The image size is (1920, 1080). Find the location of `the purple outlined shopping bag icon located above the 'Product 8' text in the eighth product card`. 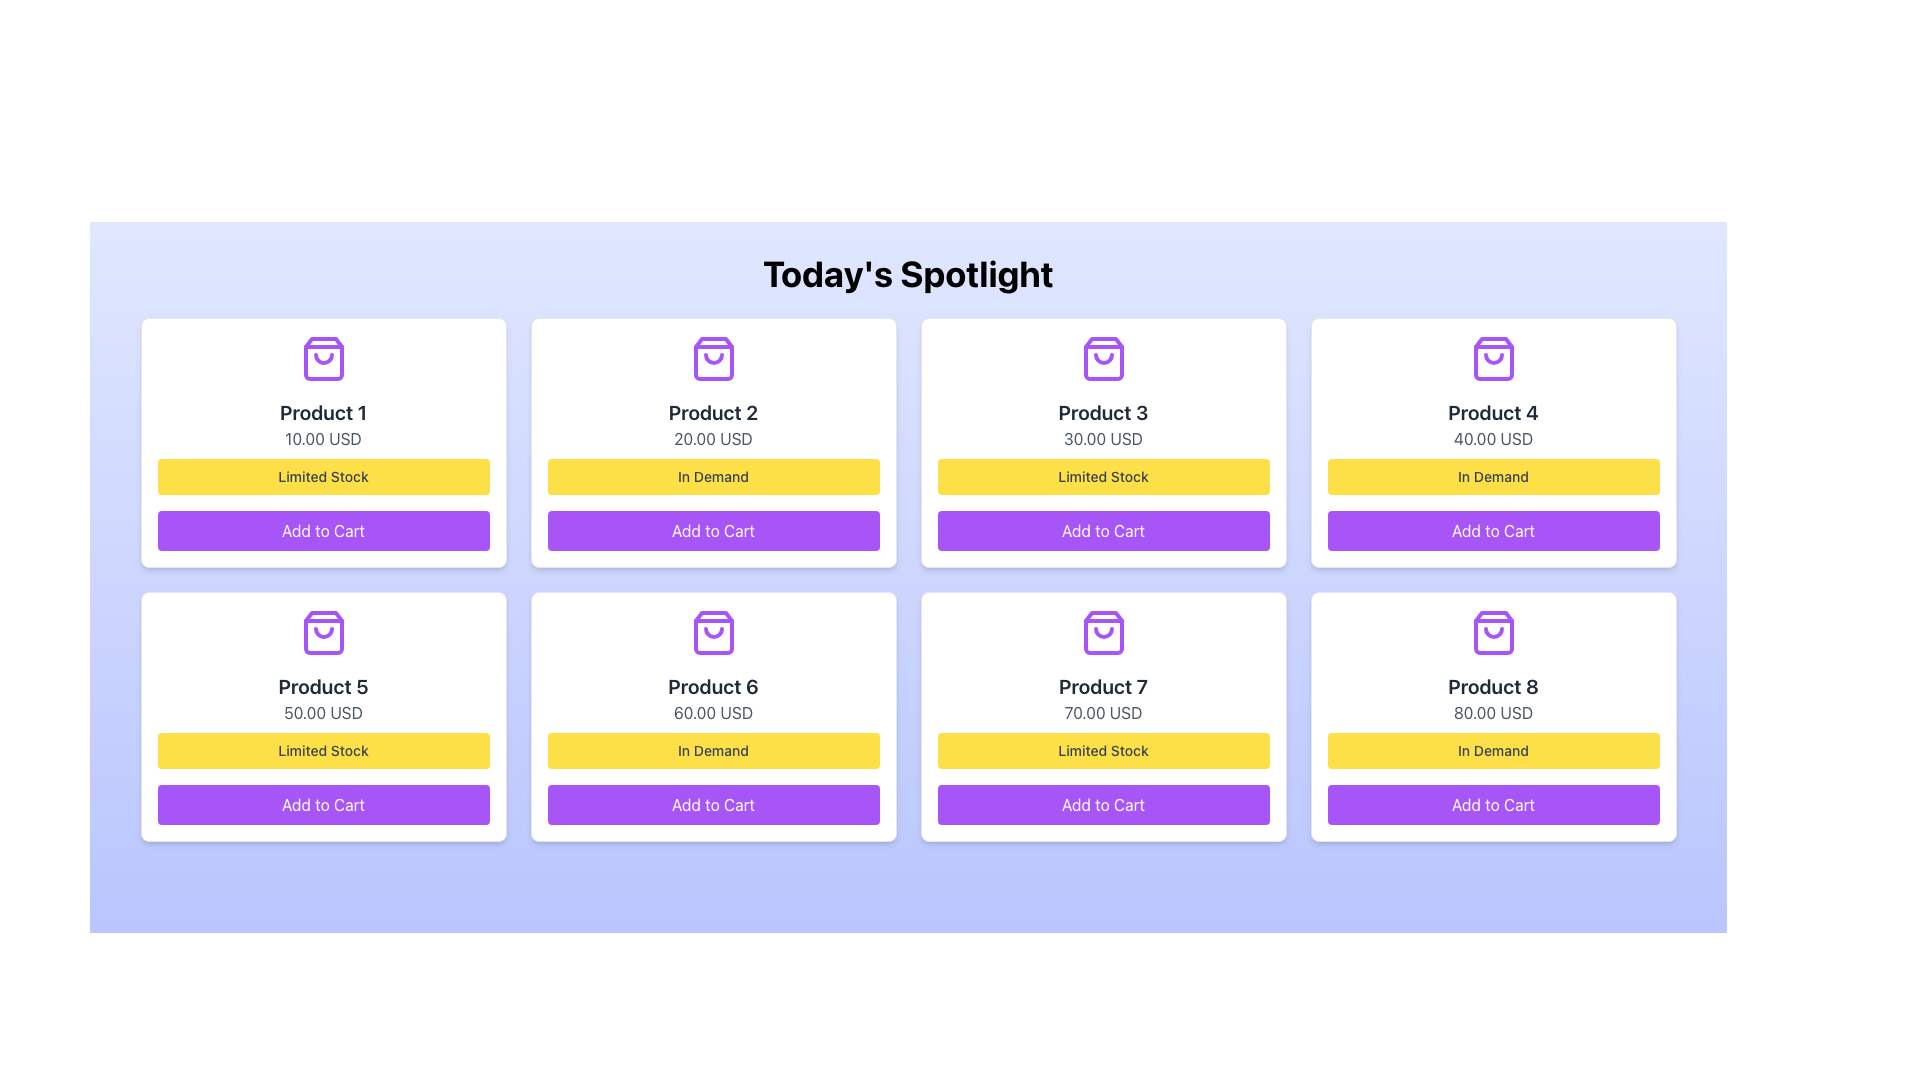

the purple outlined shopping bag icon located above the 'Product 8' text in the eighth product card is located at coordinates (1493, 632).